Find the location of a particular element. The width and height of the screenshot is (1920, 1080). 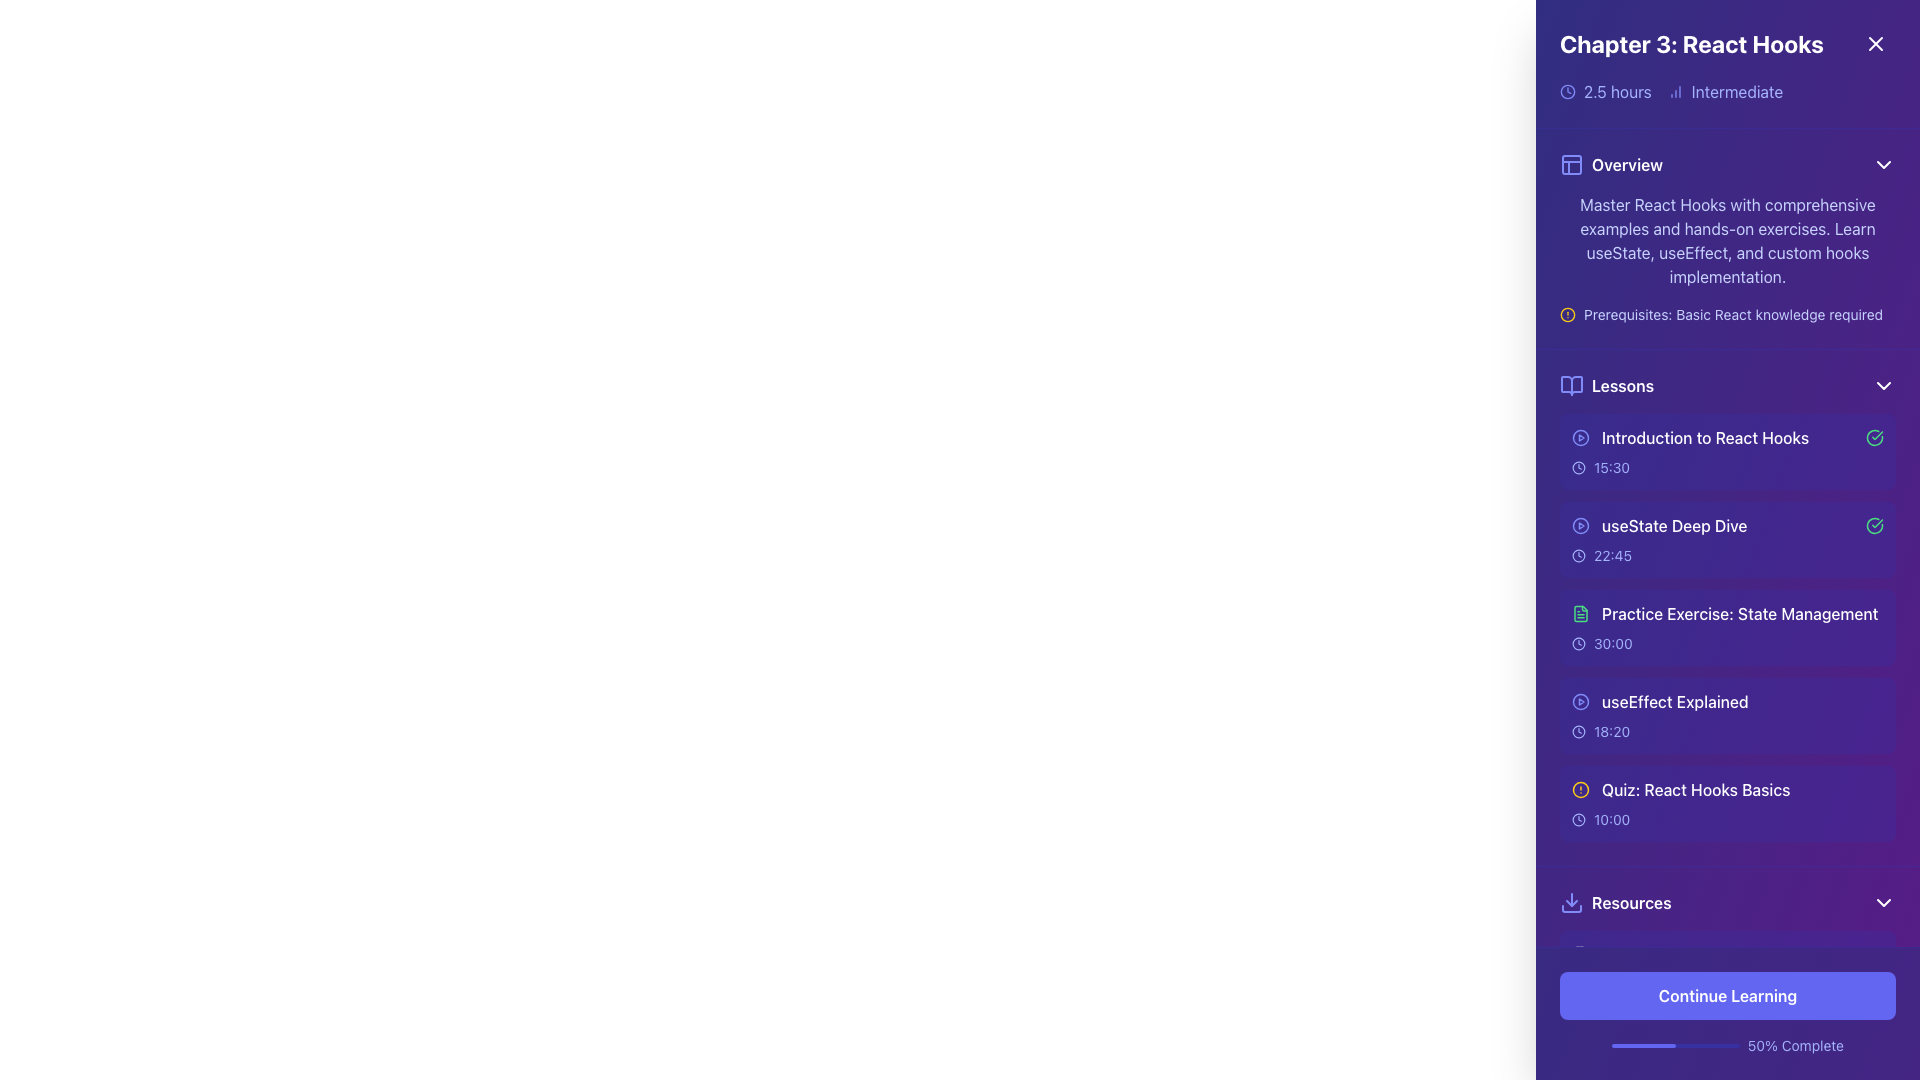

the first lesson entry in the 'Lessons' section of the sidebar menu is located at coordinates (1727, 451).